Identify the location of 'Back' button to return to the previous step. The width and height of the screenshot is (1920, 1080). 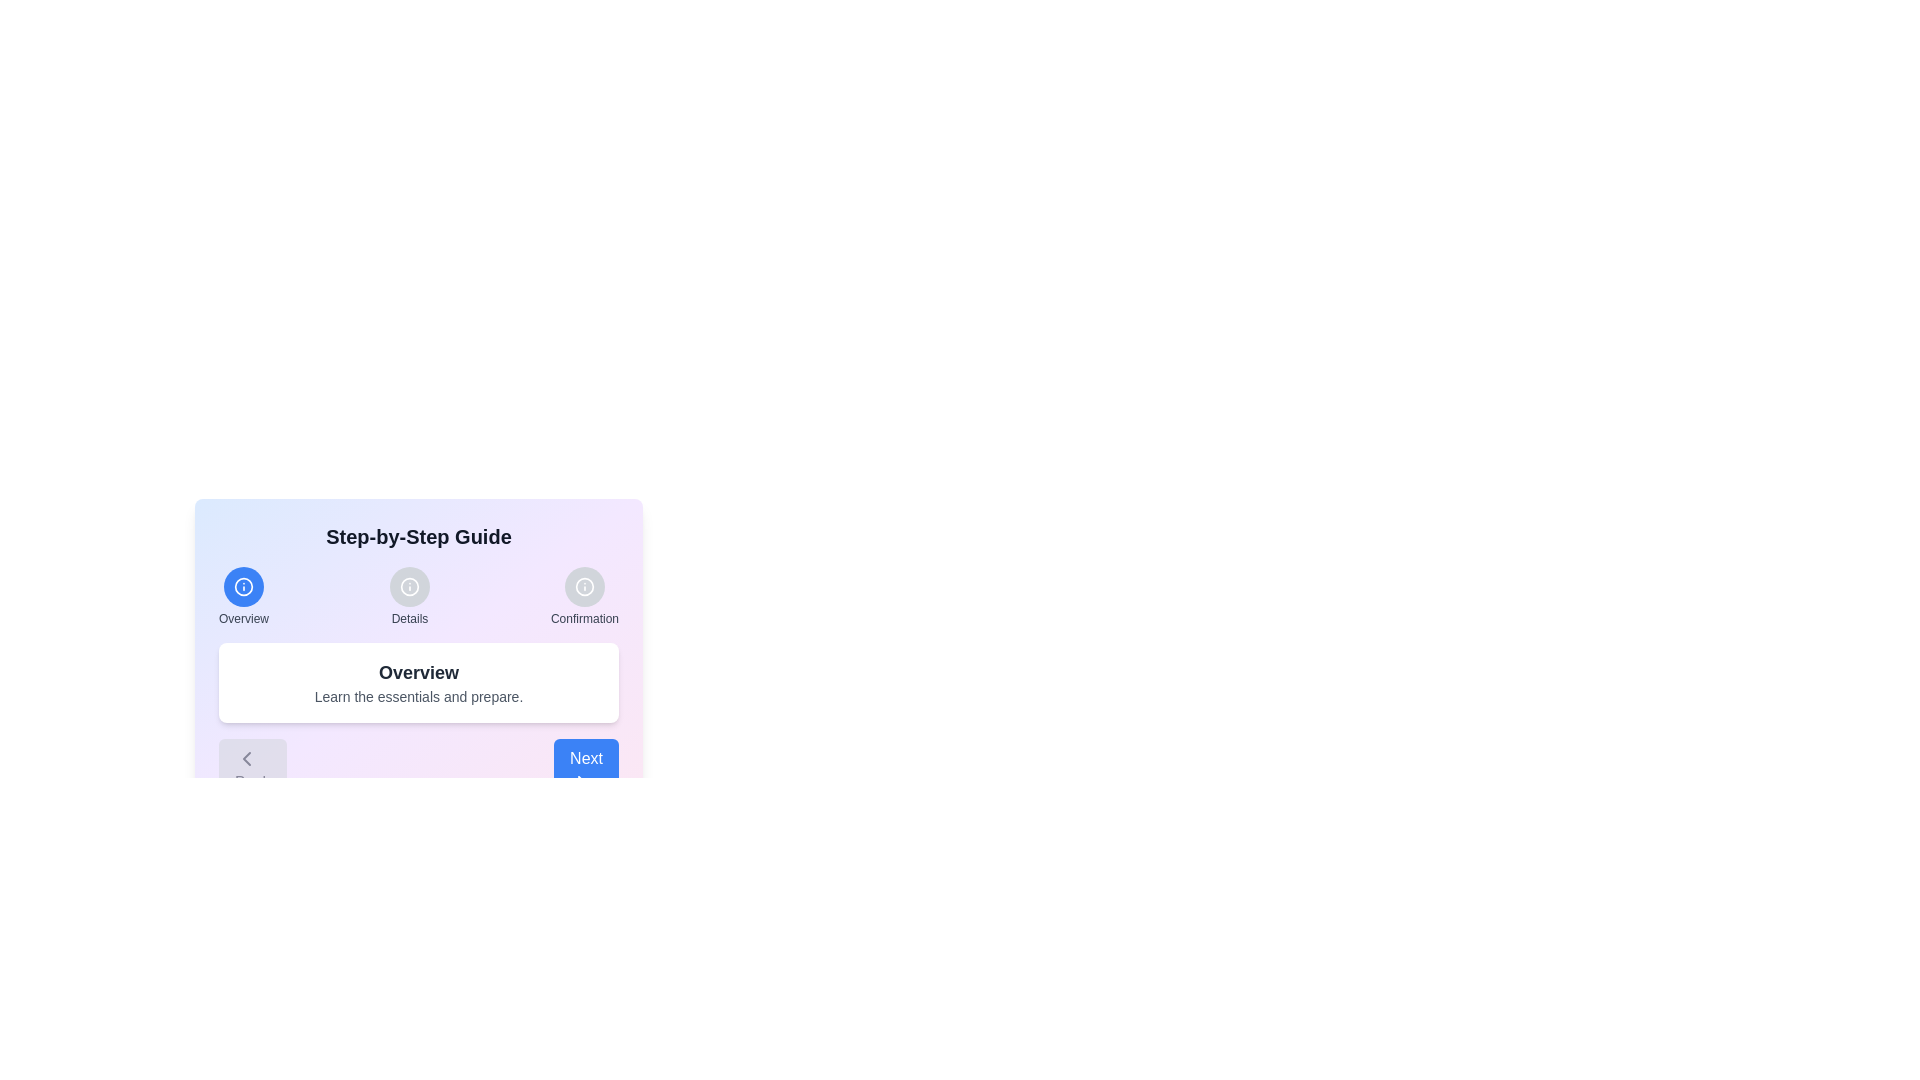
(251, 770).